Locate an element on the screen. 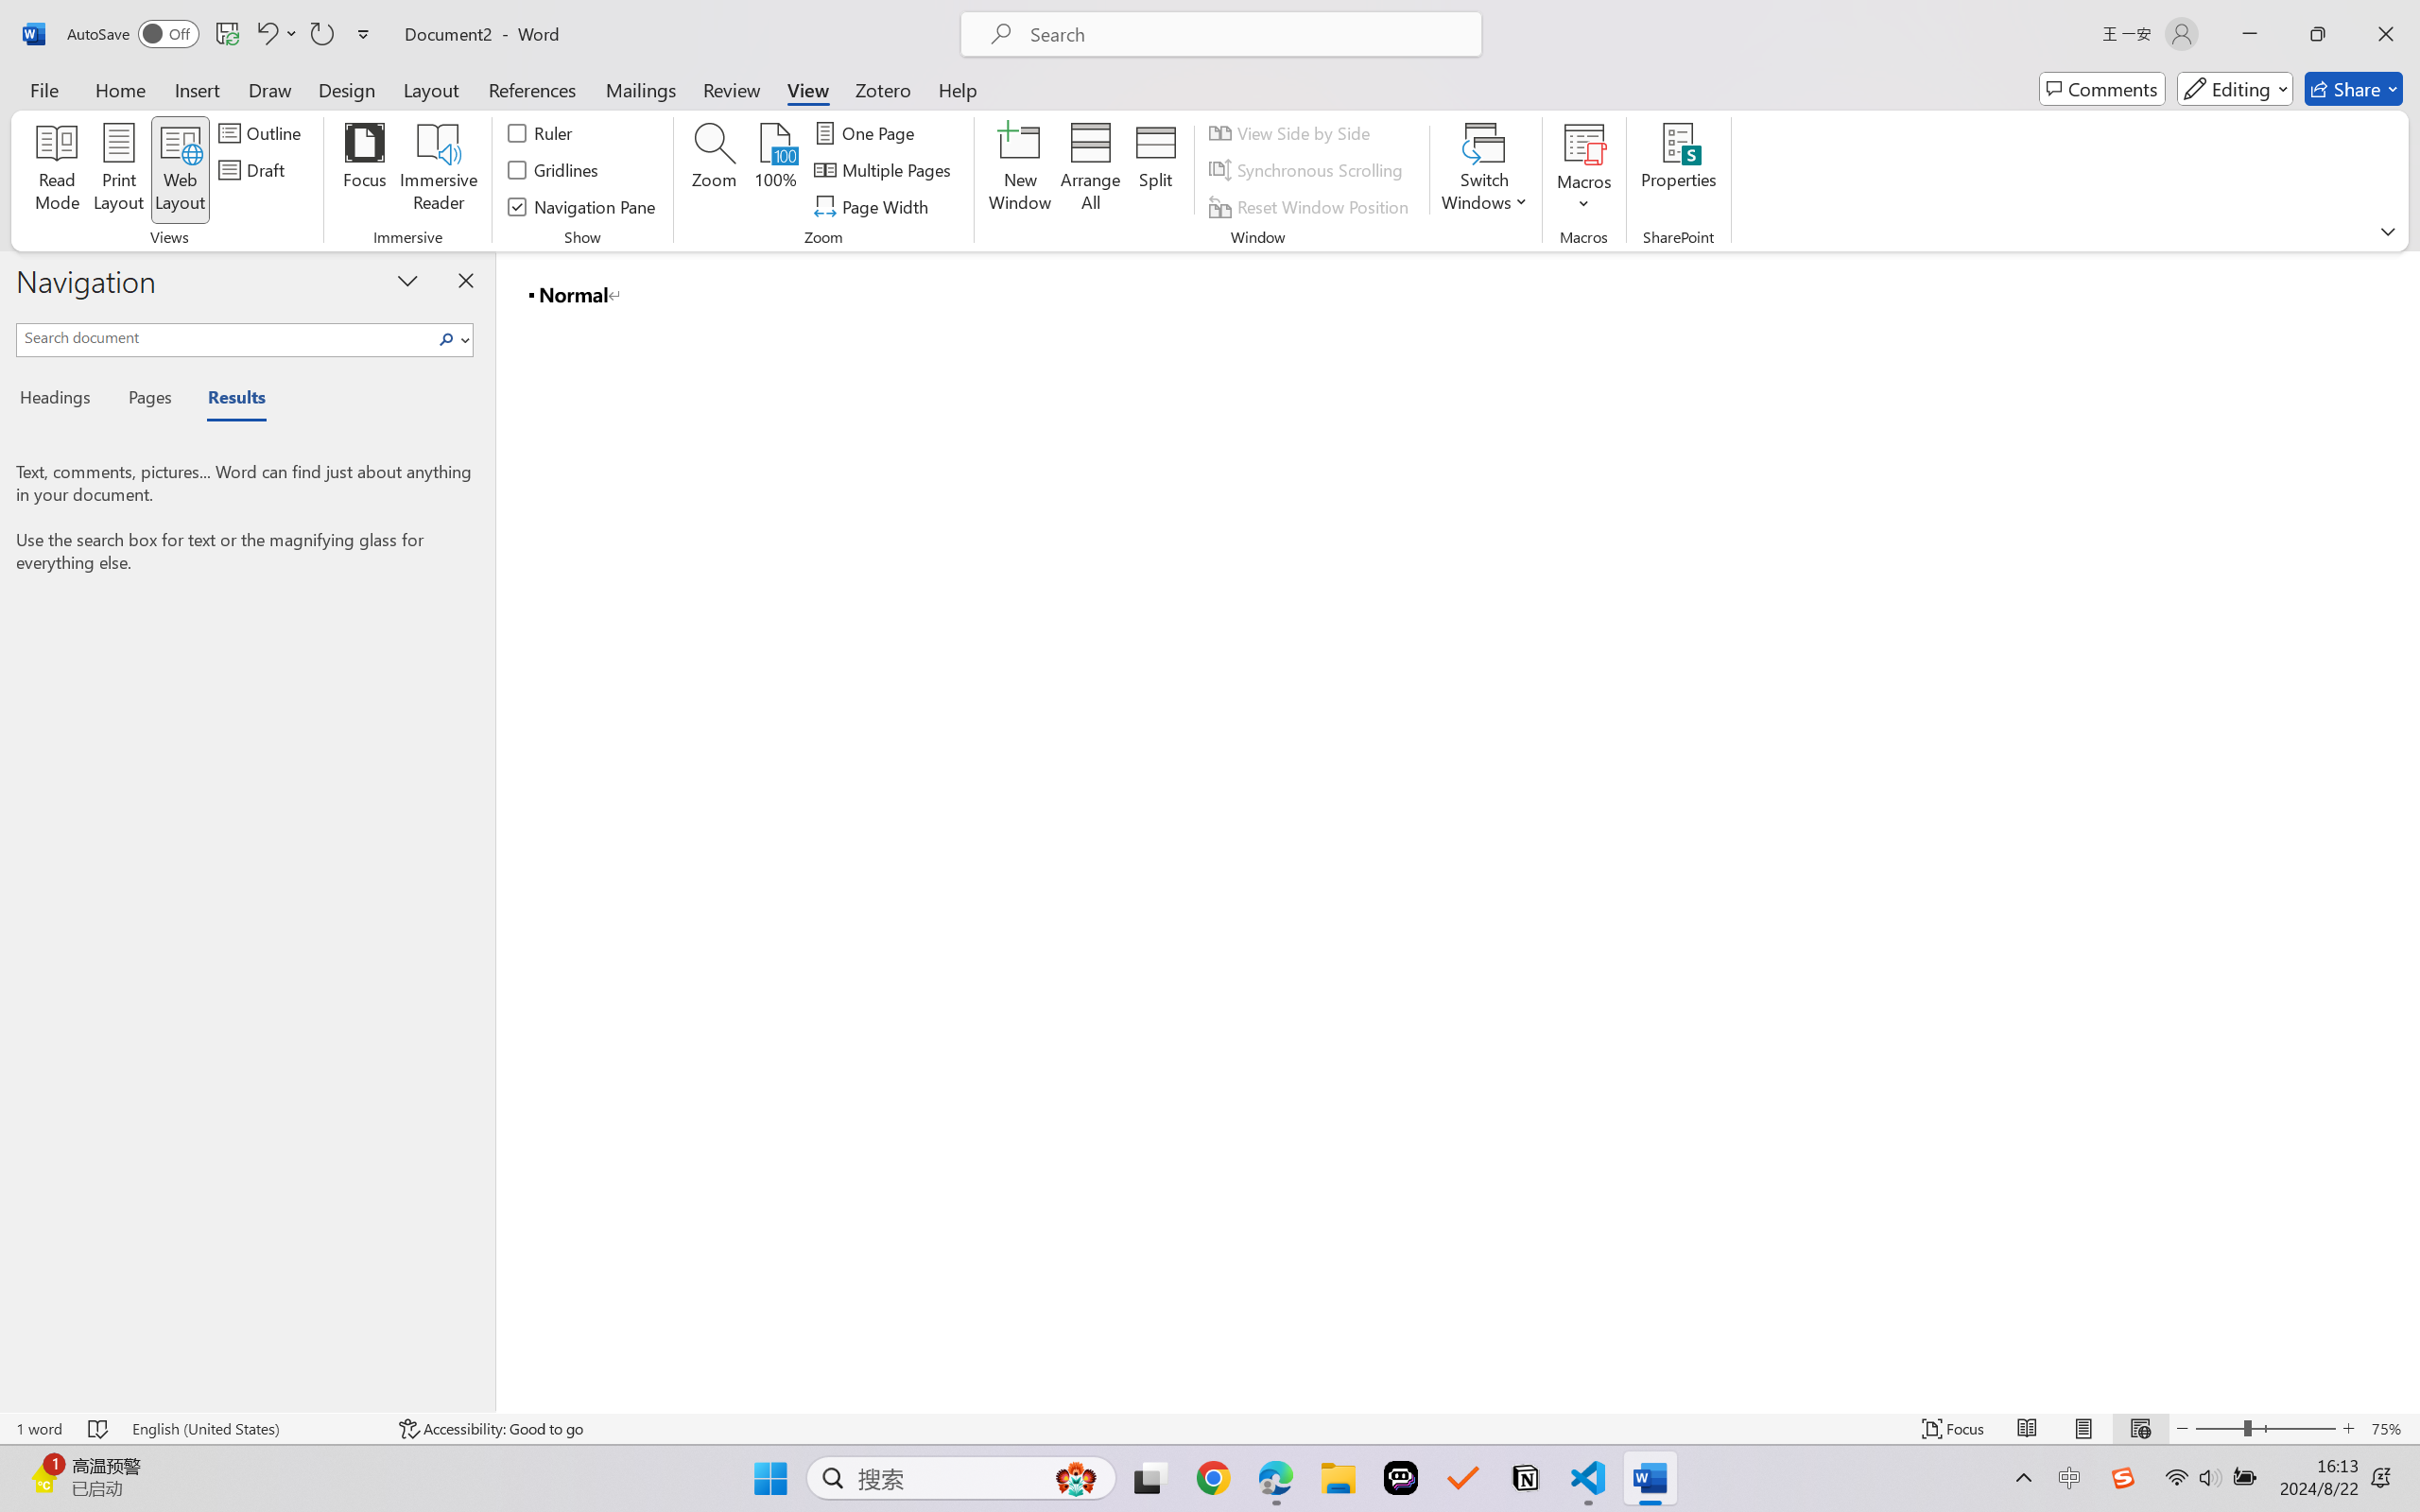 The image size is (2420, 1512). 'Language English (United States)' is located at coordinates (251, 1428).